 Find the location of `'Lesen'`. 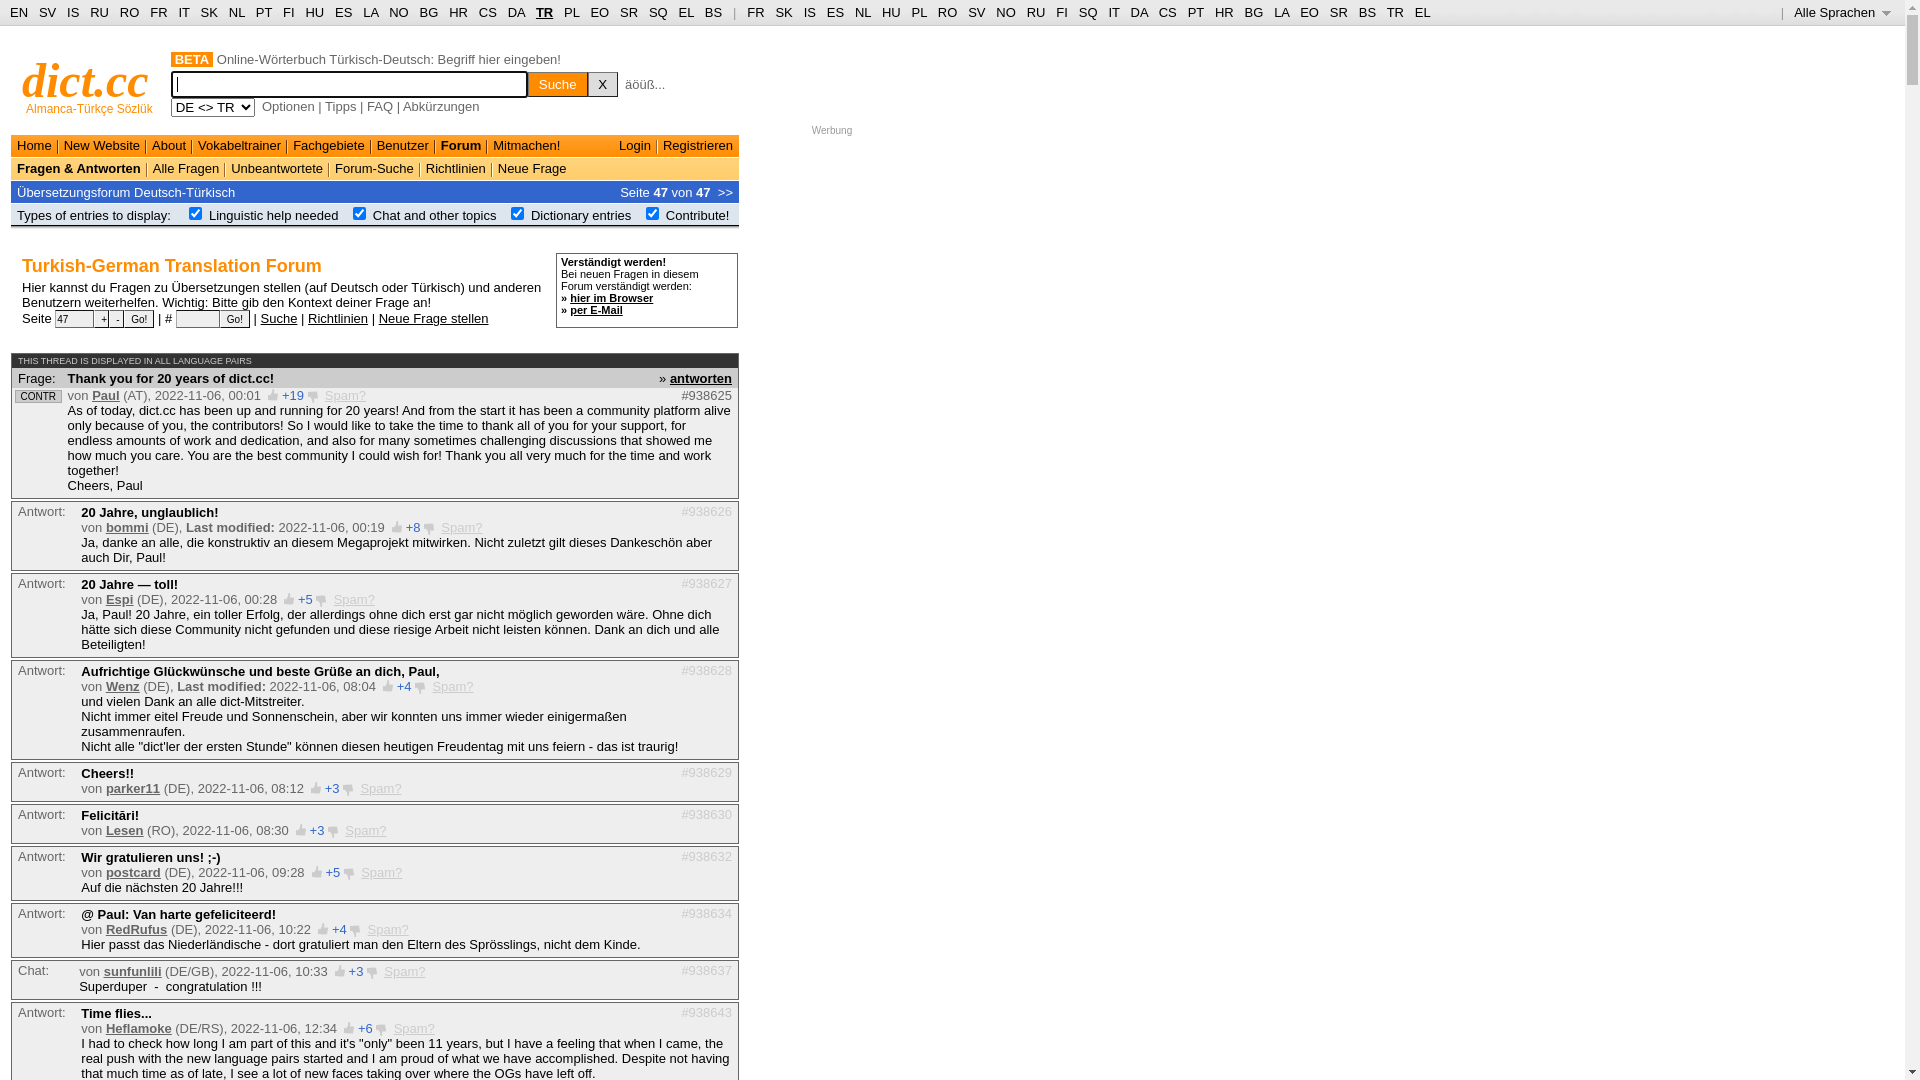

'Lesen' is located at coordinates (123, 830).